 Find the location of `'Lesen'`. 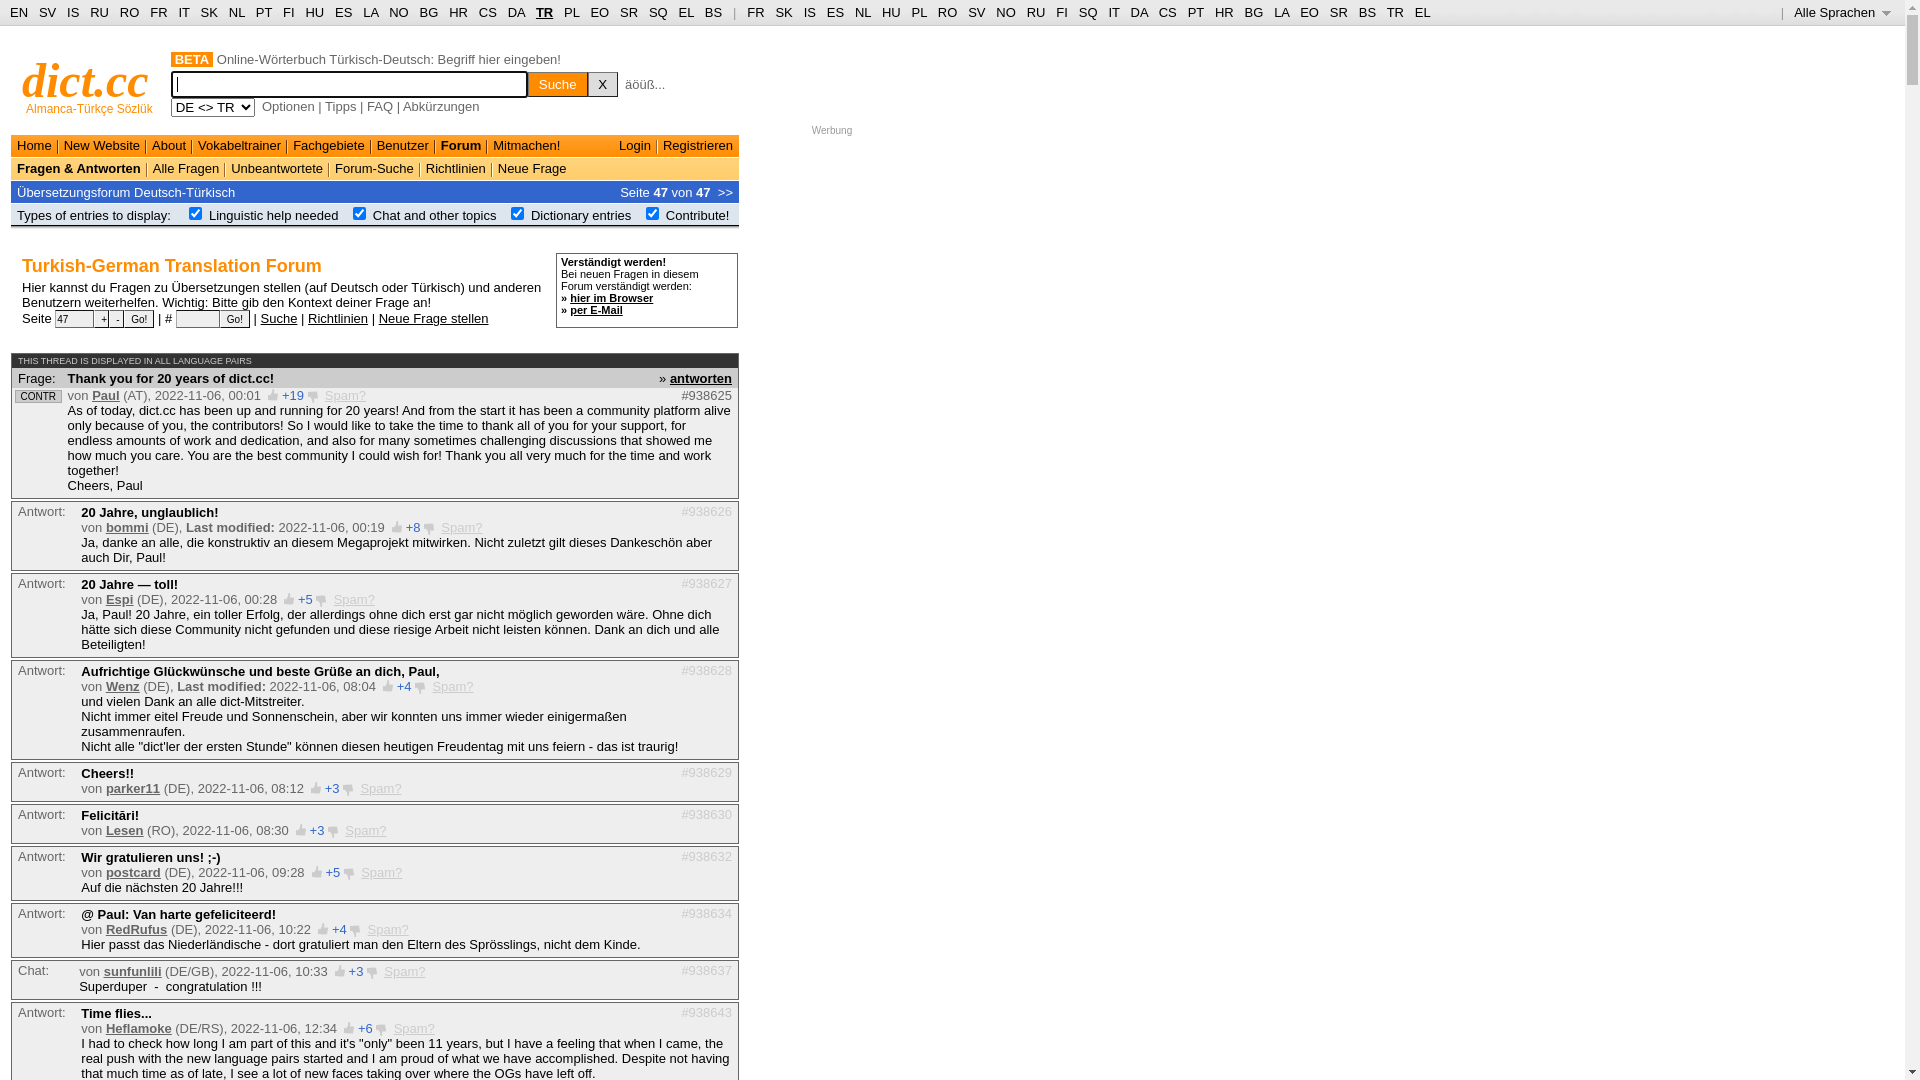

'Lesen' is located at coordinates (123, 830).